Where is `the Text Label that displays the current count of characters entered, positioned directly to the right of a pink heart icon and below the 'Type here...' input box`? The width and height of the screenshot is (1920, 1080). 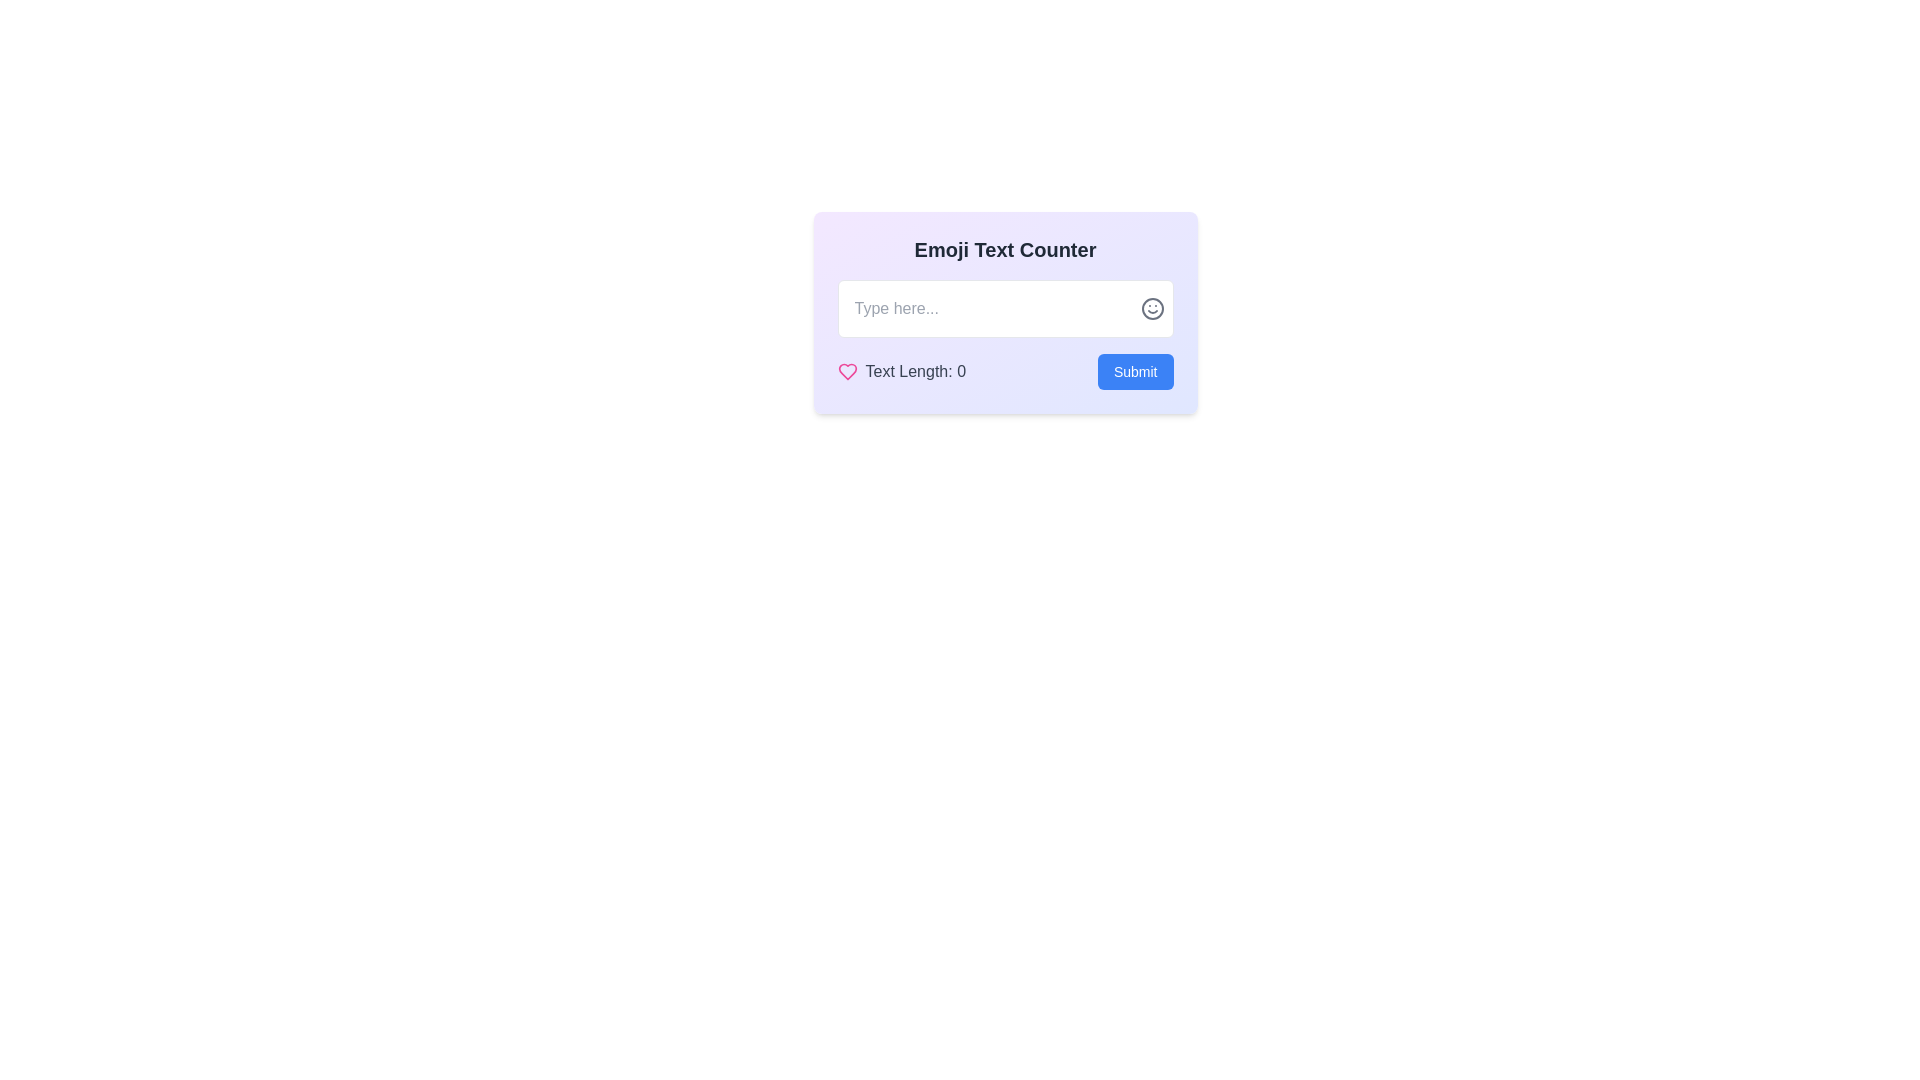
the Text Label that displays the current count of characters entered, positioned directly to the right of a pink heart icon and below the 'Type here...' input box is located at coordinates (914, 371).